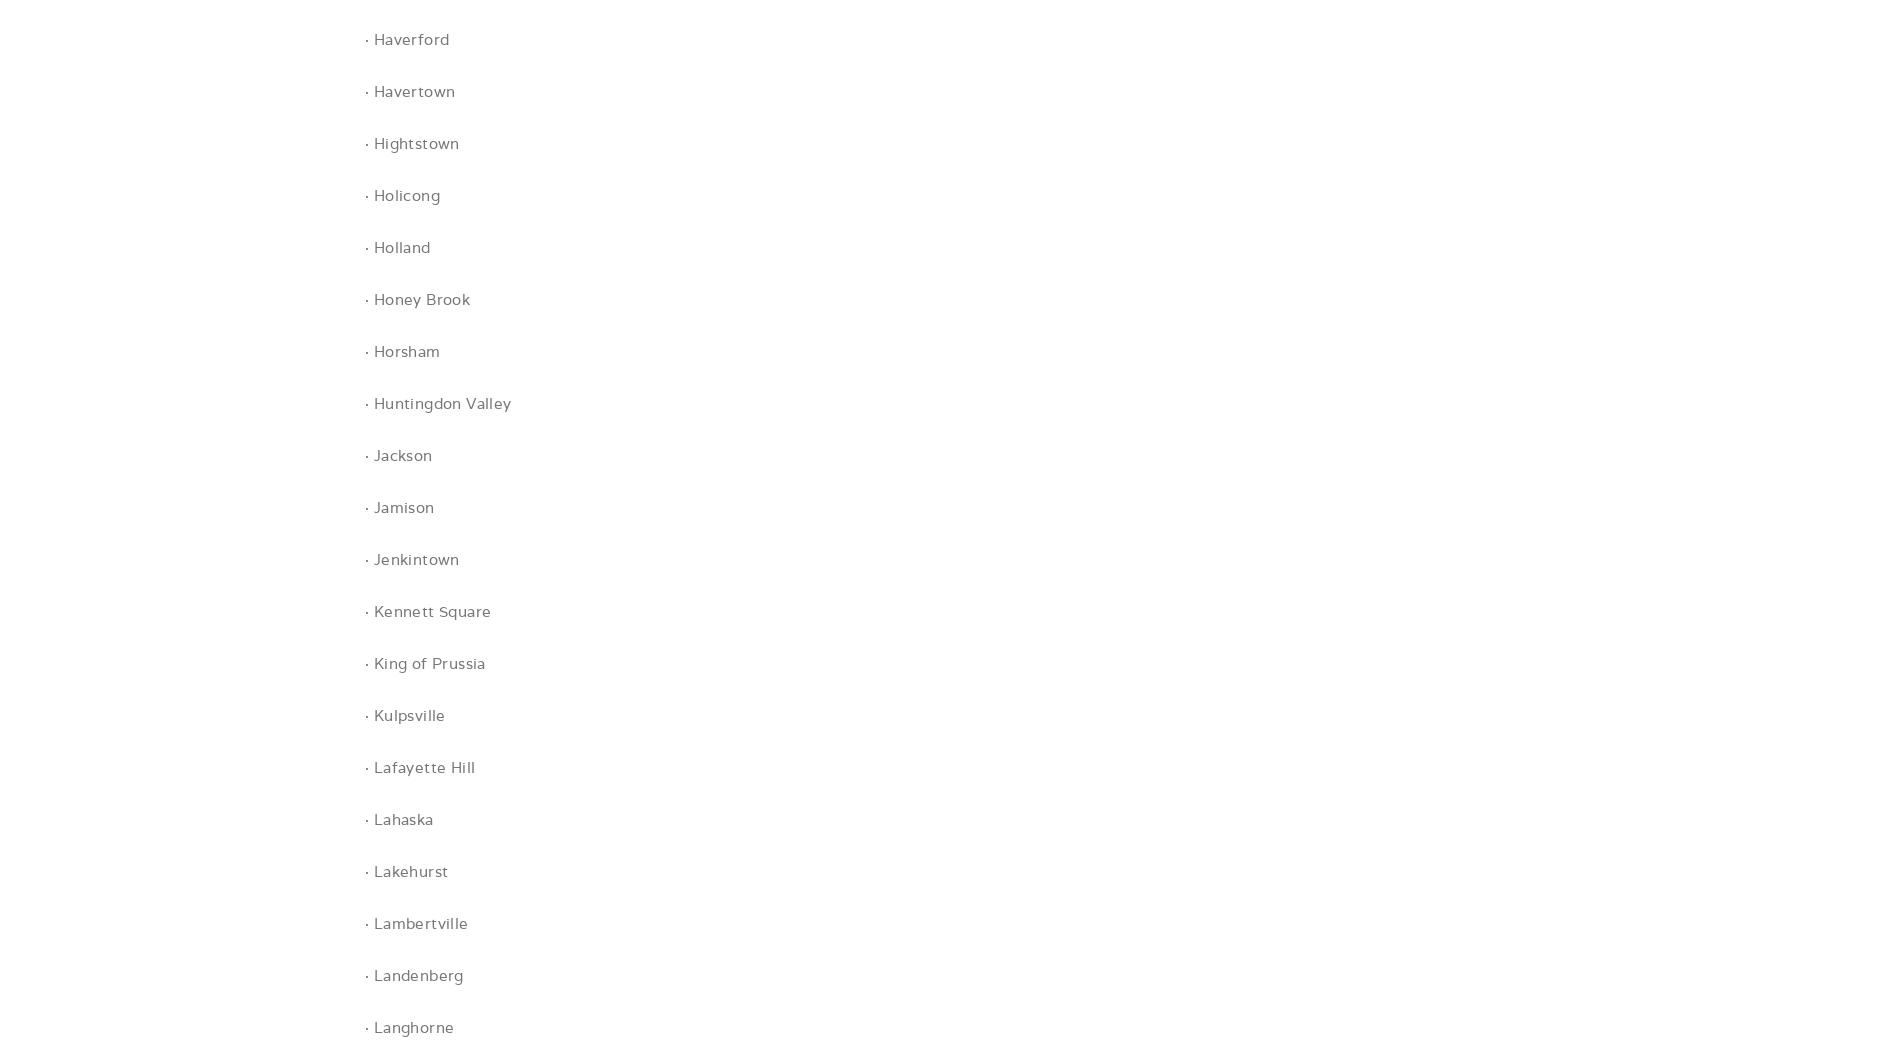  What do you see at coordinates (427, 610) in the screenshot?
I see `'· Kennett Square'` at bounding box center [427, 610].